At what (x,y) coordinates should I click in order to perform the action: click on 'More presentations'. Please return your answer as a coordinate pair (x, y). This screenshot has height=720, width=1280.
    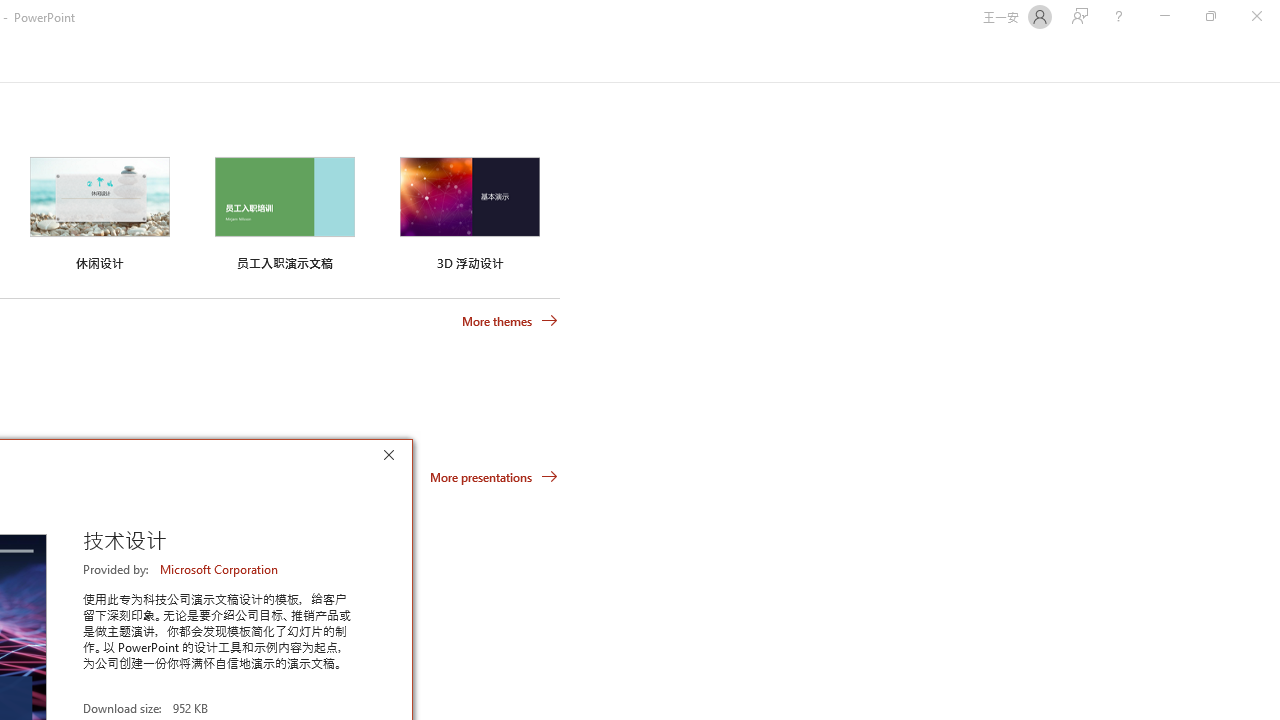
    Looking at the image, I should click on (494, 477).